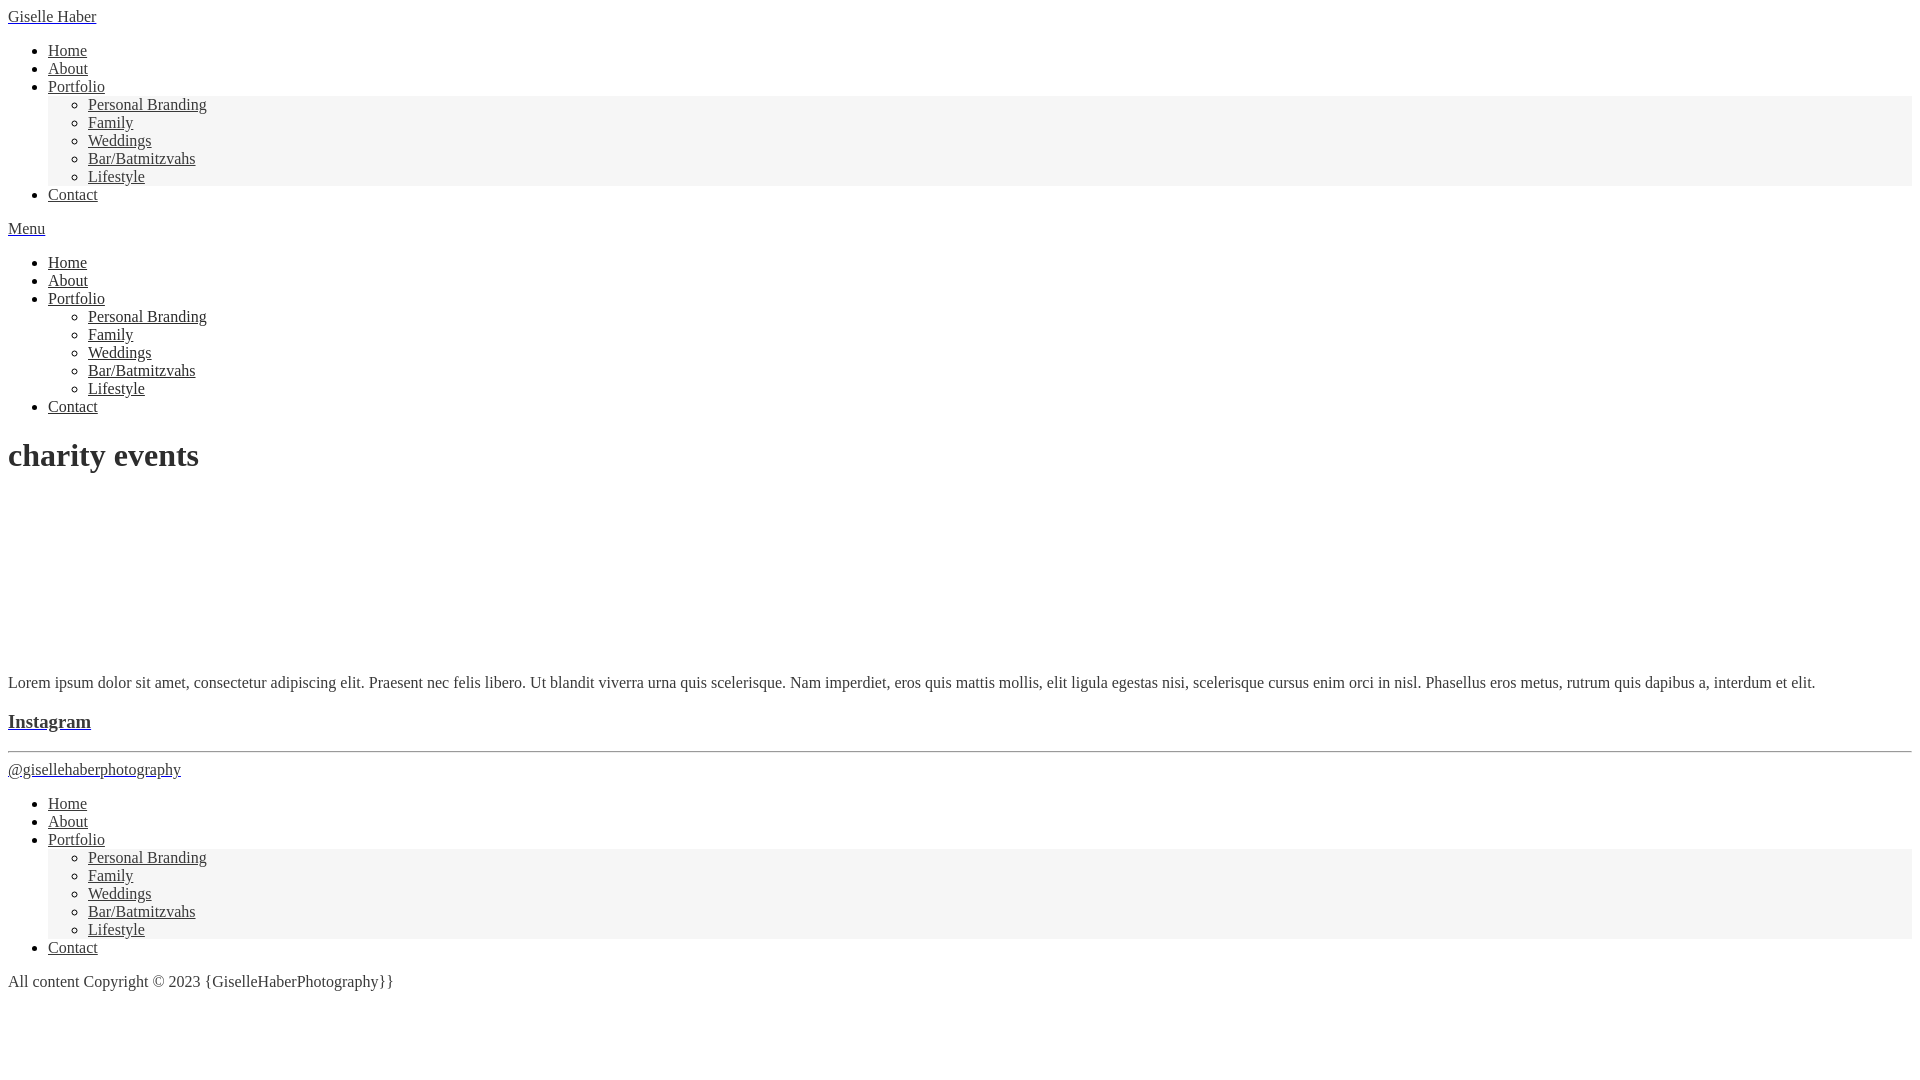 This screenshot has height=1080, width=1920. Describe the element at coordinates (115, 929) in the screenshot. I see `'Lifestyle'` at that location.